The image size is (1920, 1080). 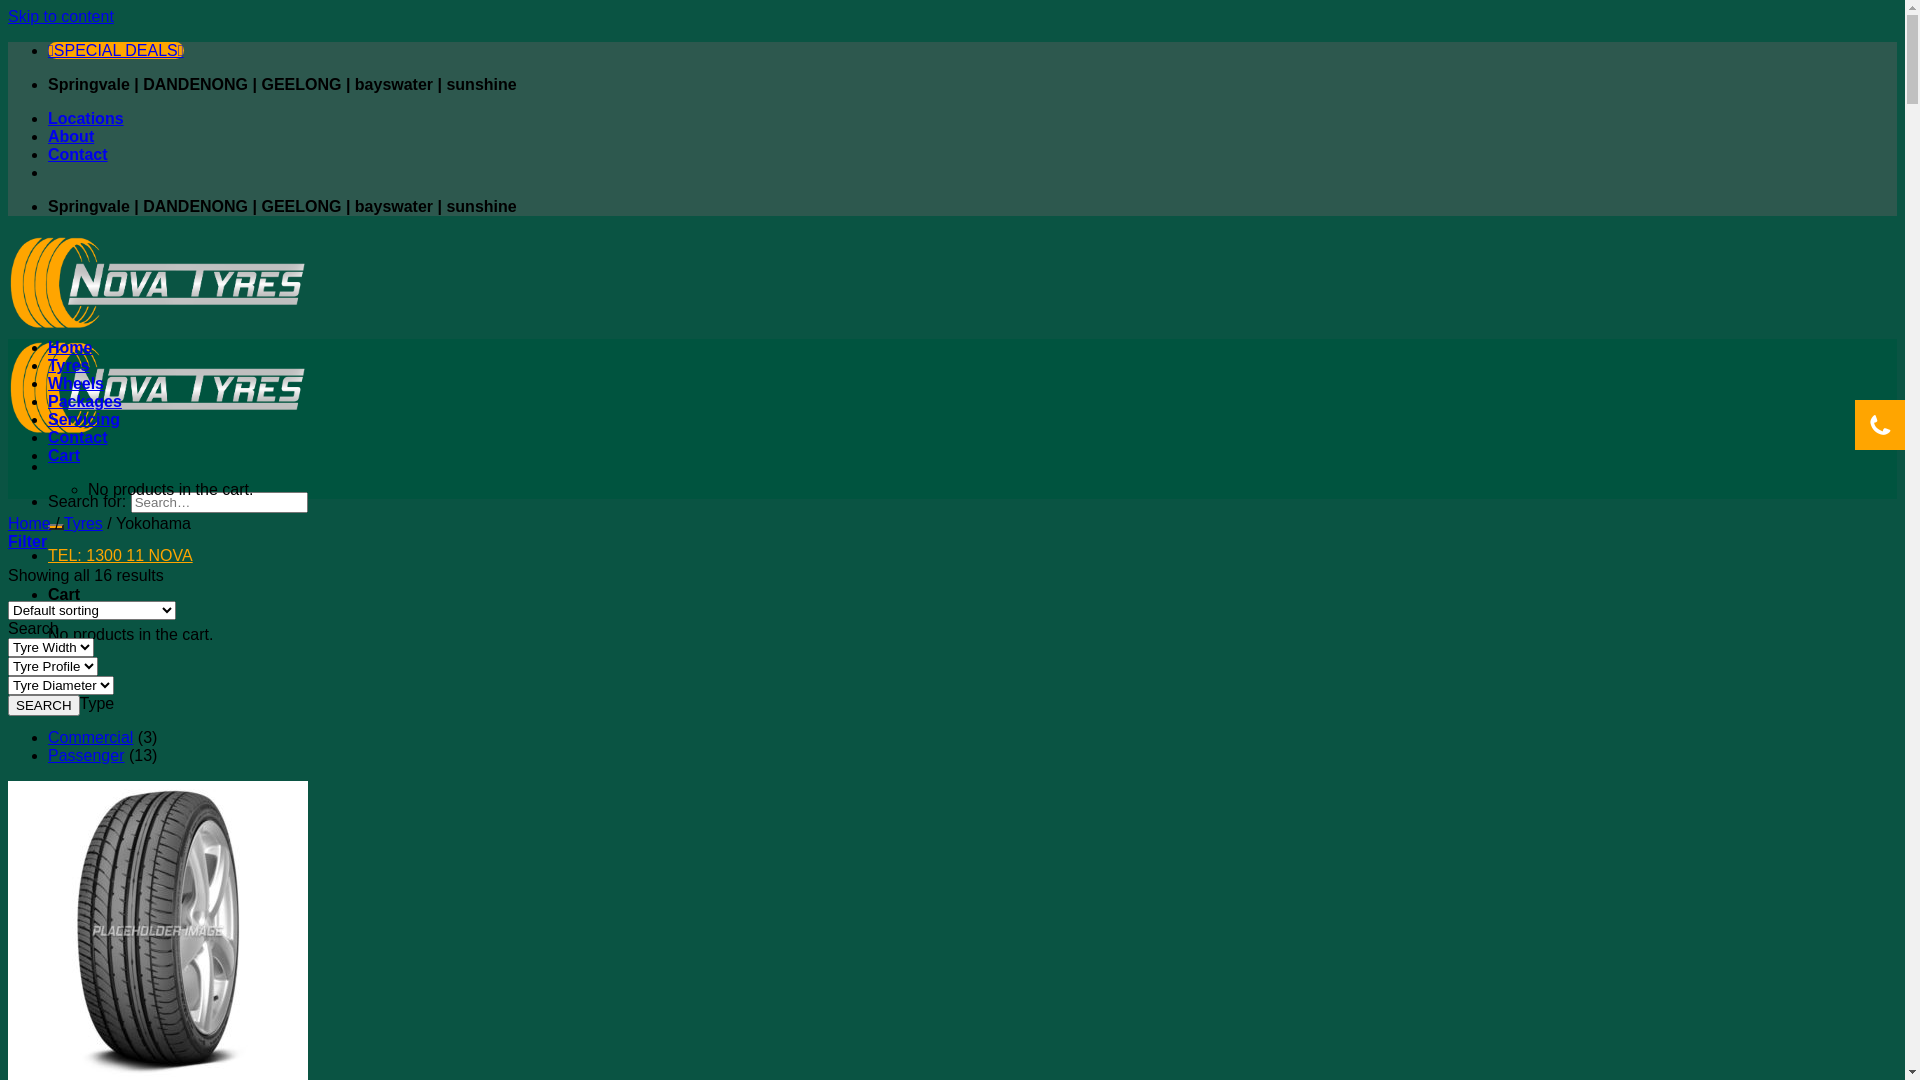 I want to click on 'About', so click(x=71, y=135).